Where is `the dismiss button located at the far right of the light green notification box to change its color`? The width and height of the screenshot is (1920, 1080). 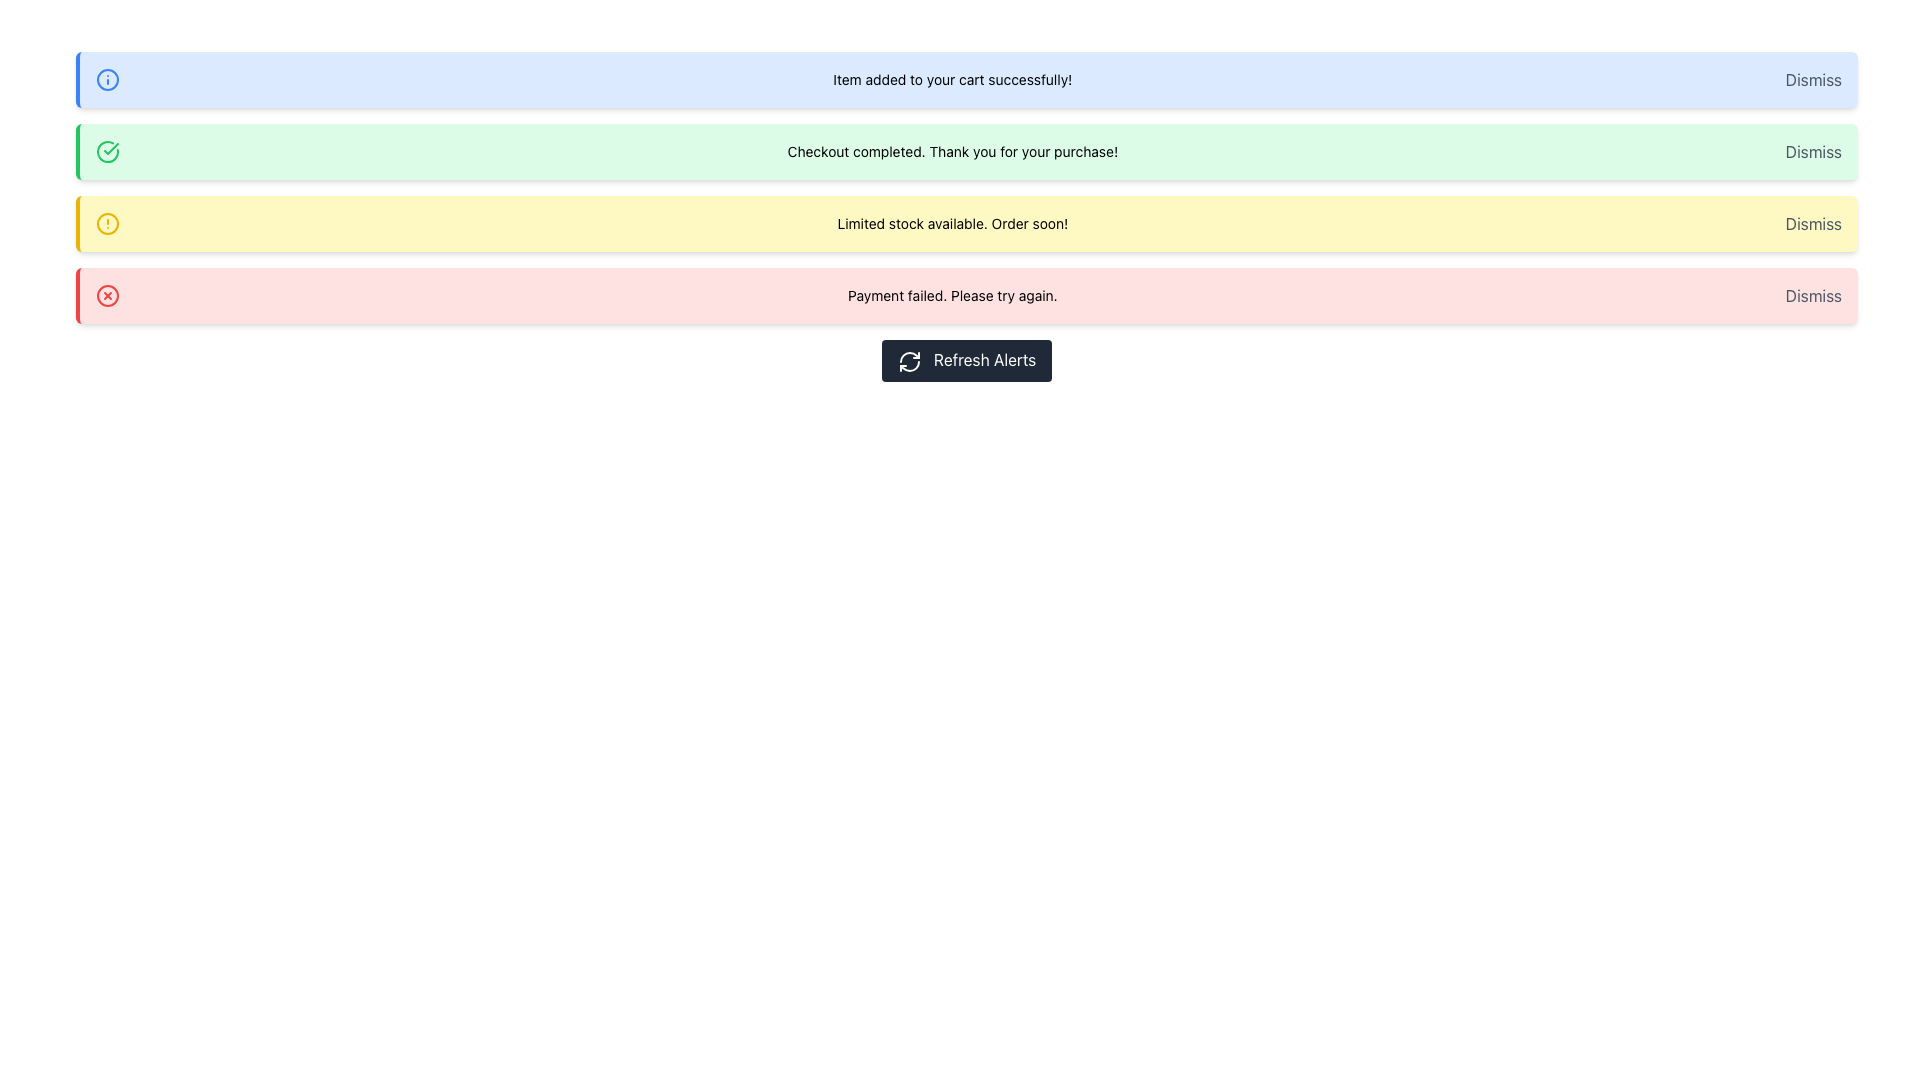
the dismiss button located at the far right of the light green notification box to change its color is located at coordinates (1813, 150).